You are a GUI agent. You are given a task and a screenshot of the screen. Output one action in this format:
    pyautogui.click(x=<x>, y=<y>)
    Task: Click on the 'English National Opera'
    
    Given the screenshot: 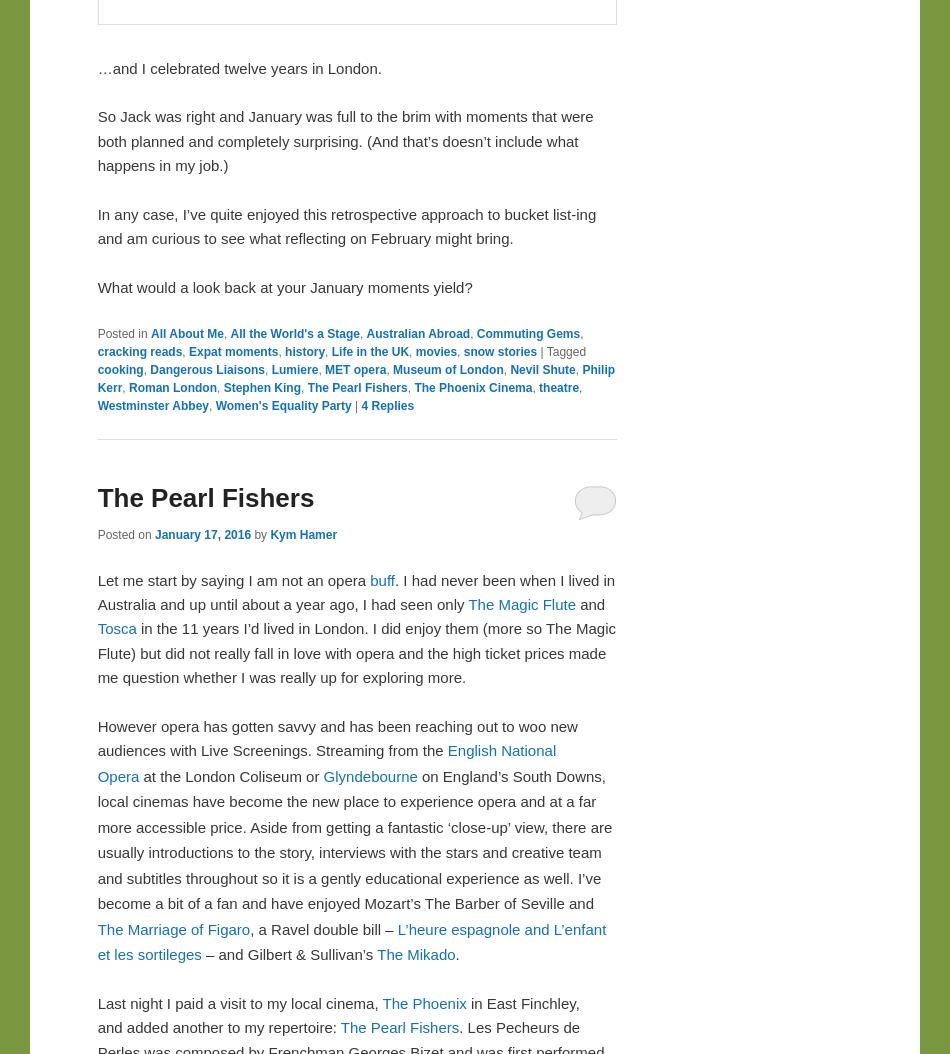 What is the action you would take?
    pyautogui.click(x=325, y=762)
    